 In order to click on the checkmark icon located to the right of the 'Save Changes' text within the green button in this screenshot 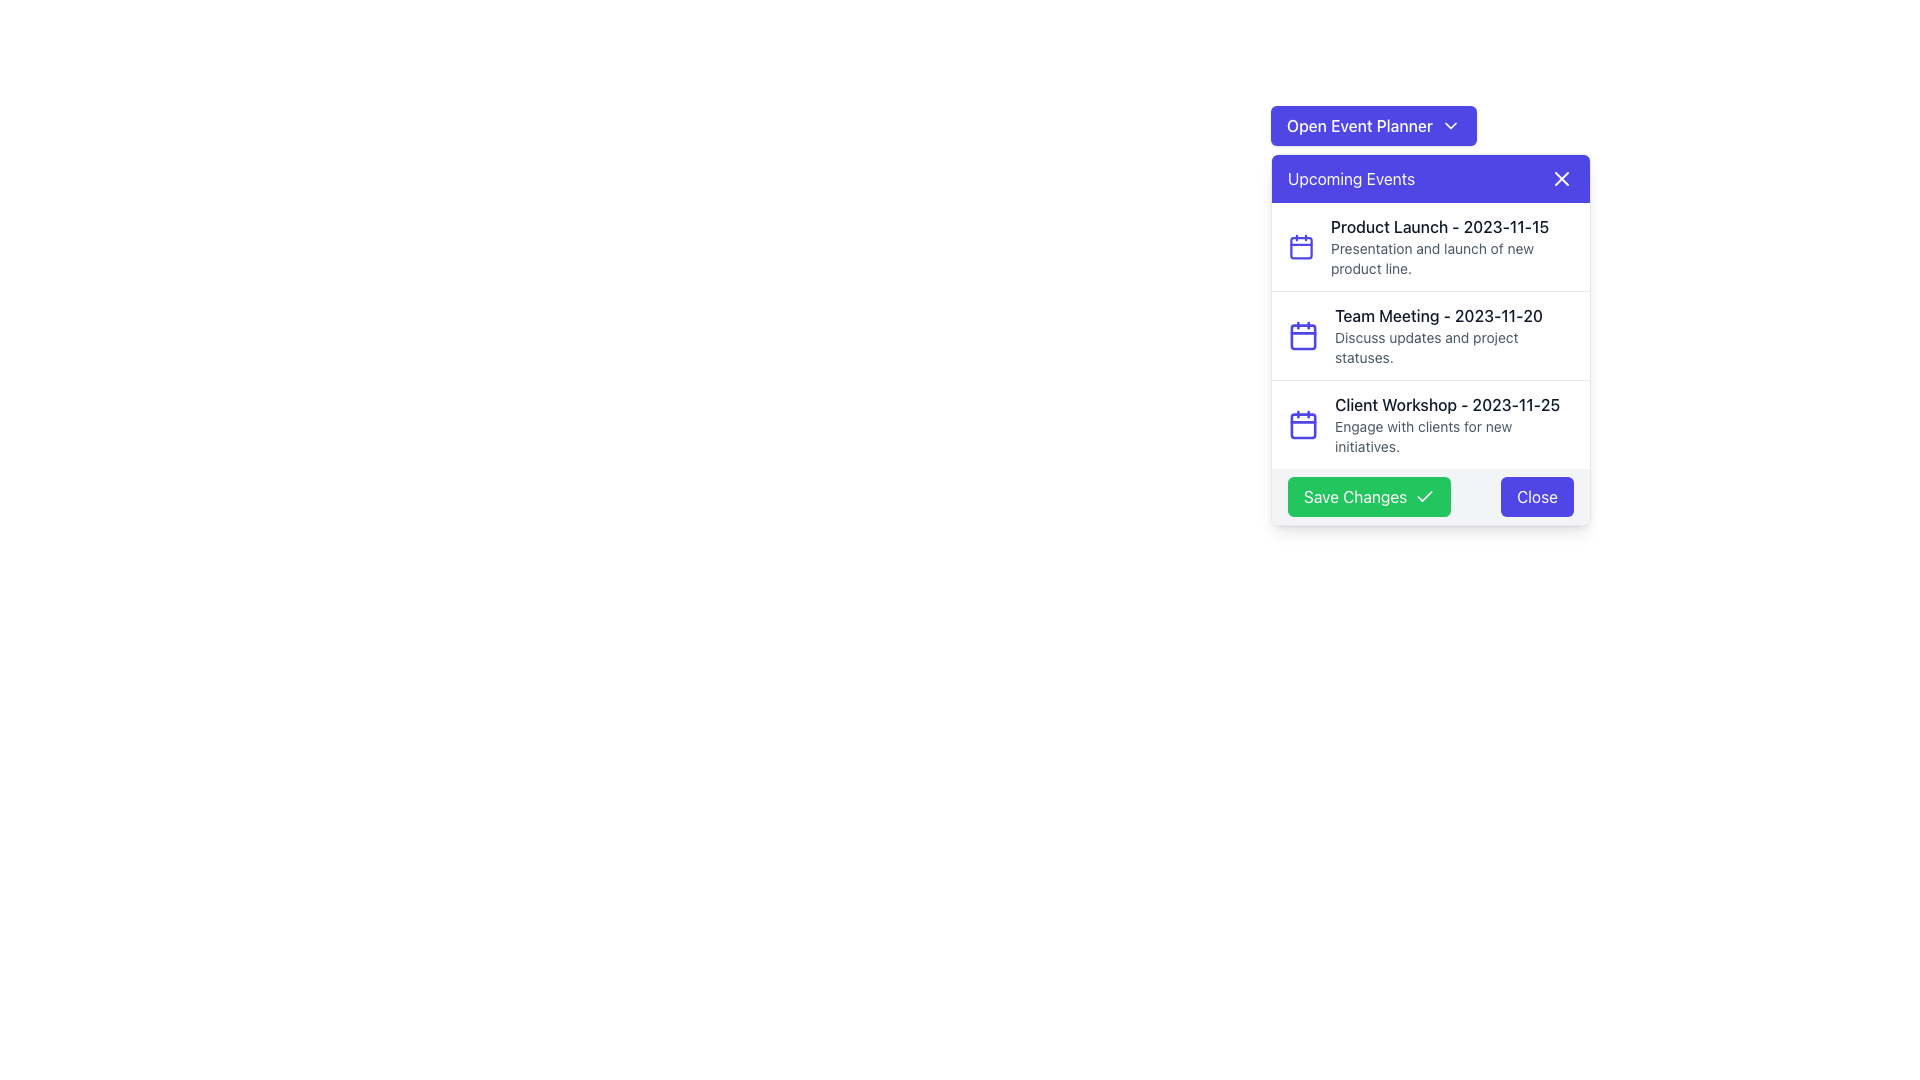, I will do `click(1424, 496)`.